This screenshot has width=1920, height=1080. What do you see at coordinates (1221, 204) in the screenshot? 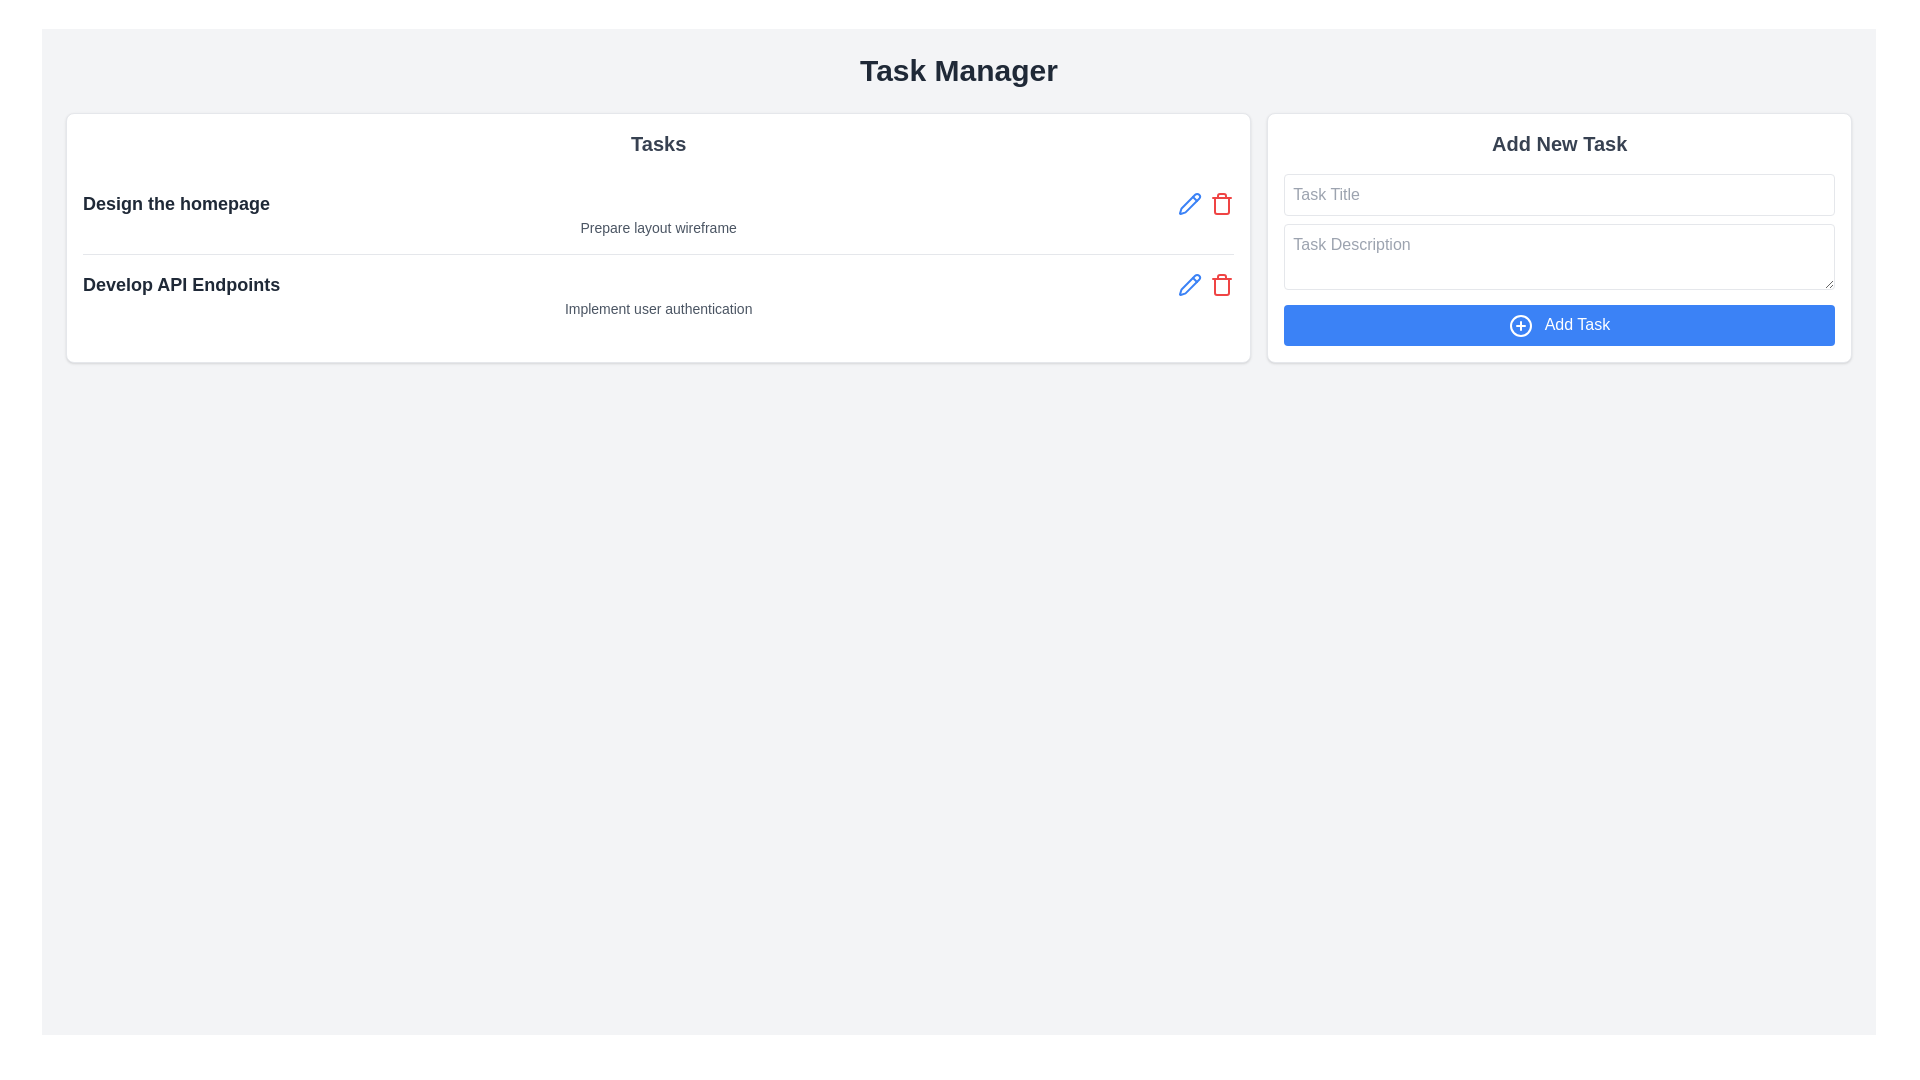
I see `the trash bin icon button` at bounding box center [1221, 204].